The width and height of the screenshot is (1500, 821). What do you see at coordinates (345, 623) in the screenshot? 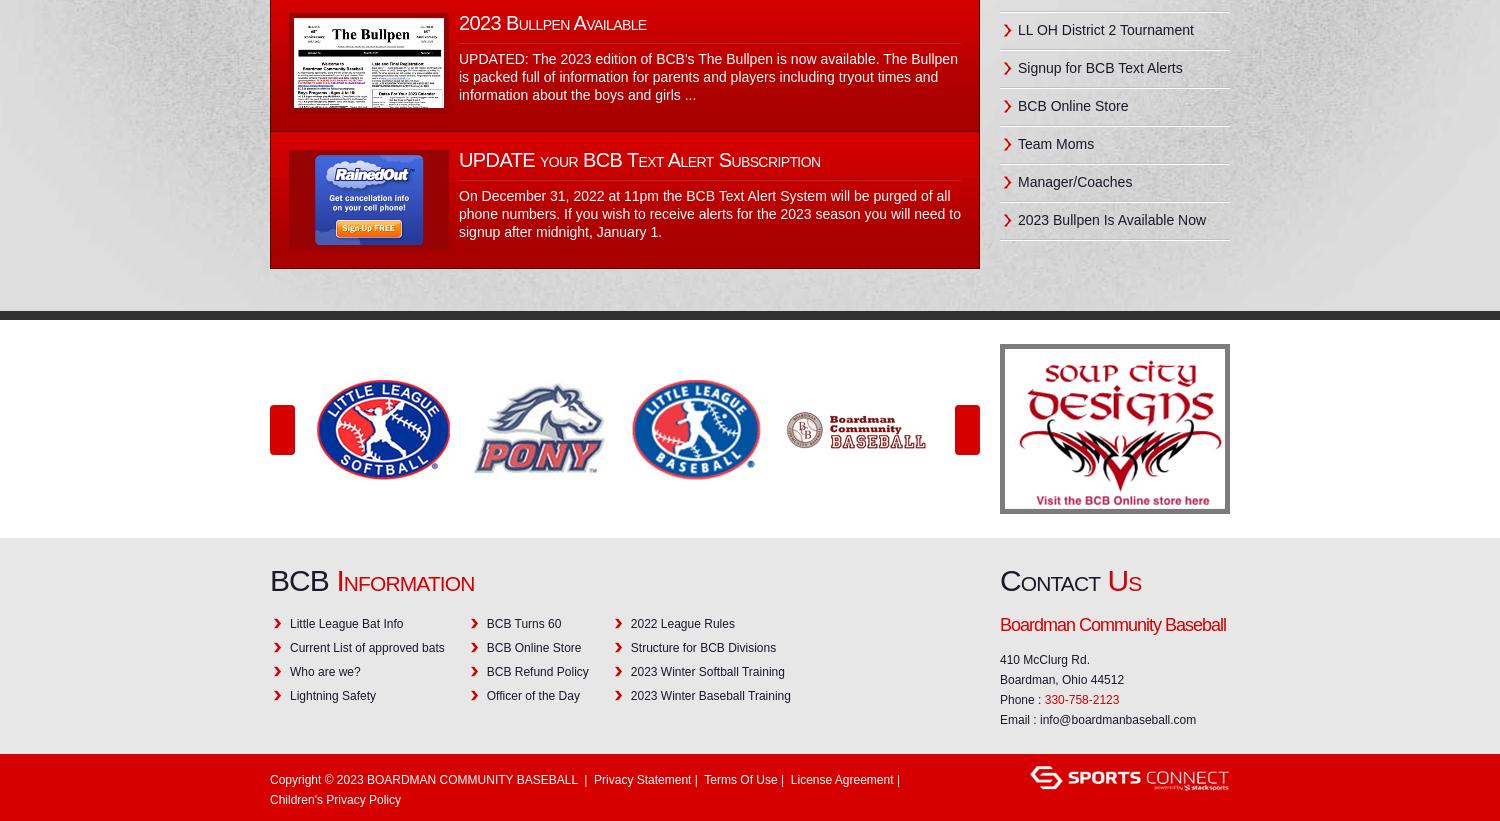
I see `'Little League Bat Info'` at bounding box center [345, 623].